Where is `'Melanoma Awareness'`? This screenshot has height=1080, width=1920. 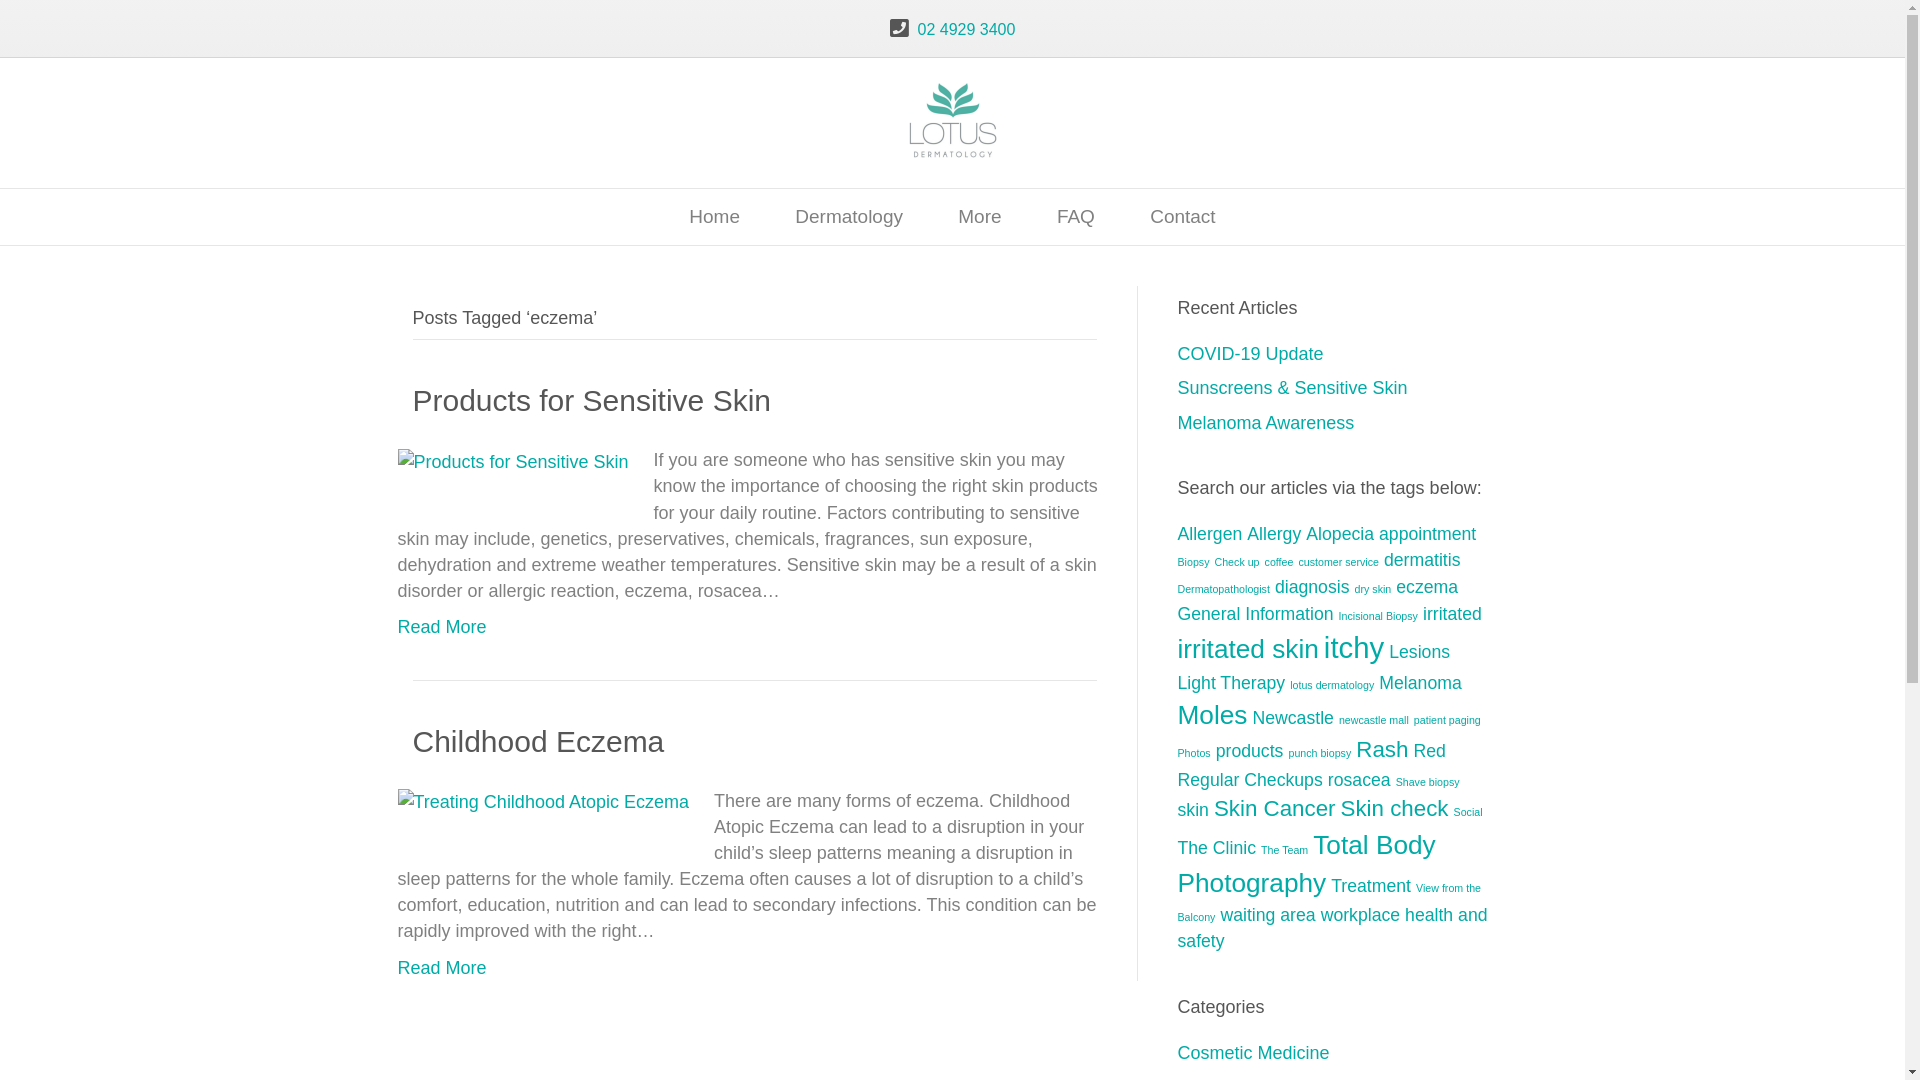 'Melanoma Awareness' is located at coordinates (1177, 422).